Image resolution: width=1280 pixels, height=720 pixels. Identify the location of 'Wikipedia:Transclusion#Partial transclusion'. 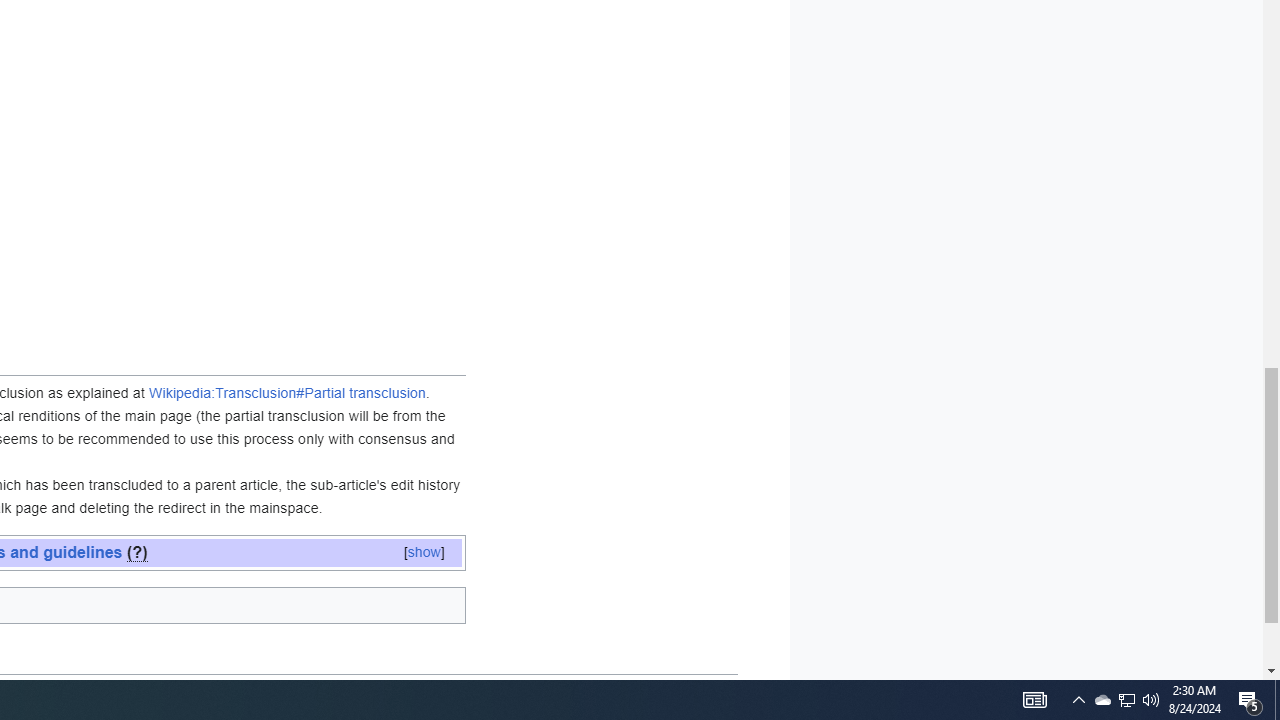
(287, 393).